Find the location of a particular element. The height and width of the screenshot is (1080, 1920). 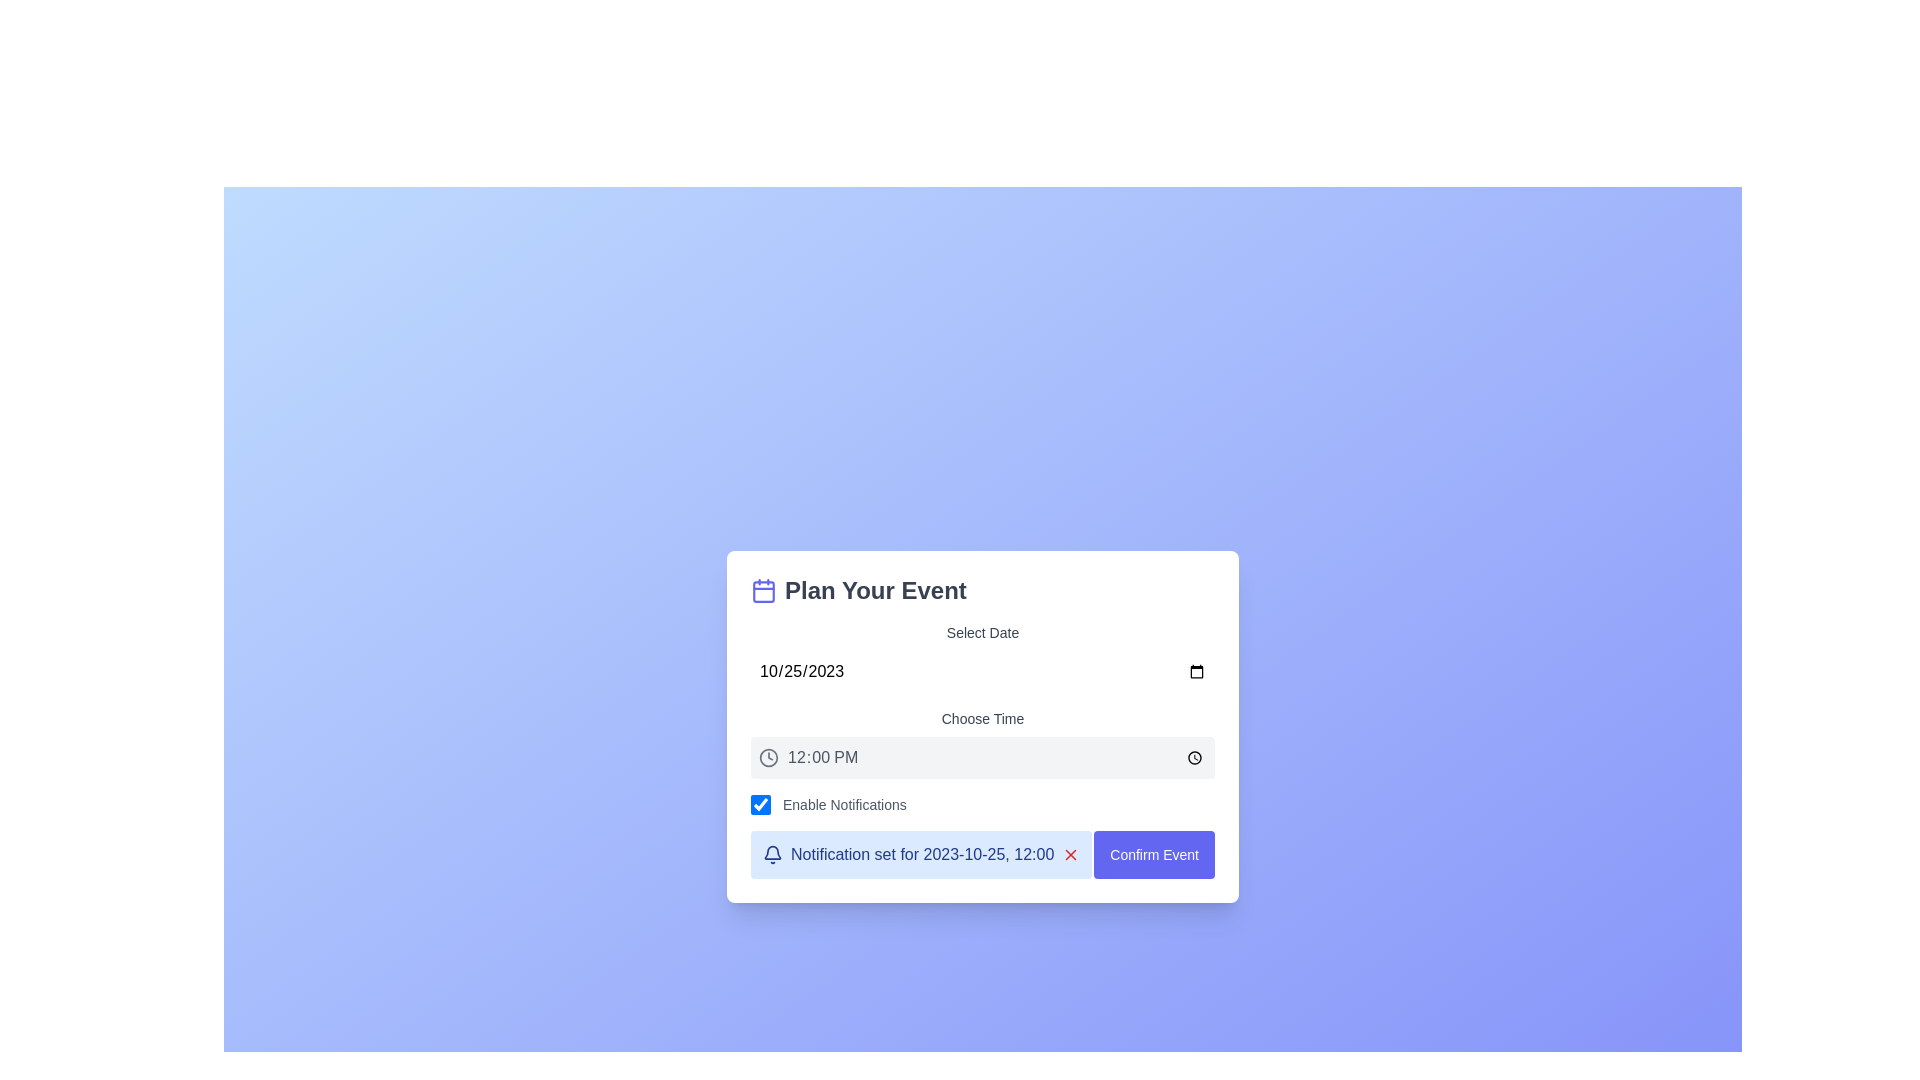

the checkbox styled with a rounded shape and a blue checkmark, located at the leftmost side of the 'Enable Notifications' section is located at coordinates (760, 804).